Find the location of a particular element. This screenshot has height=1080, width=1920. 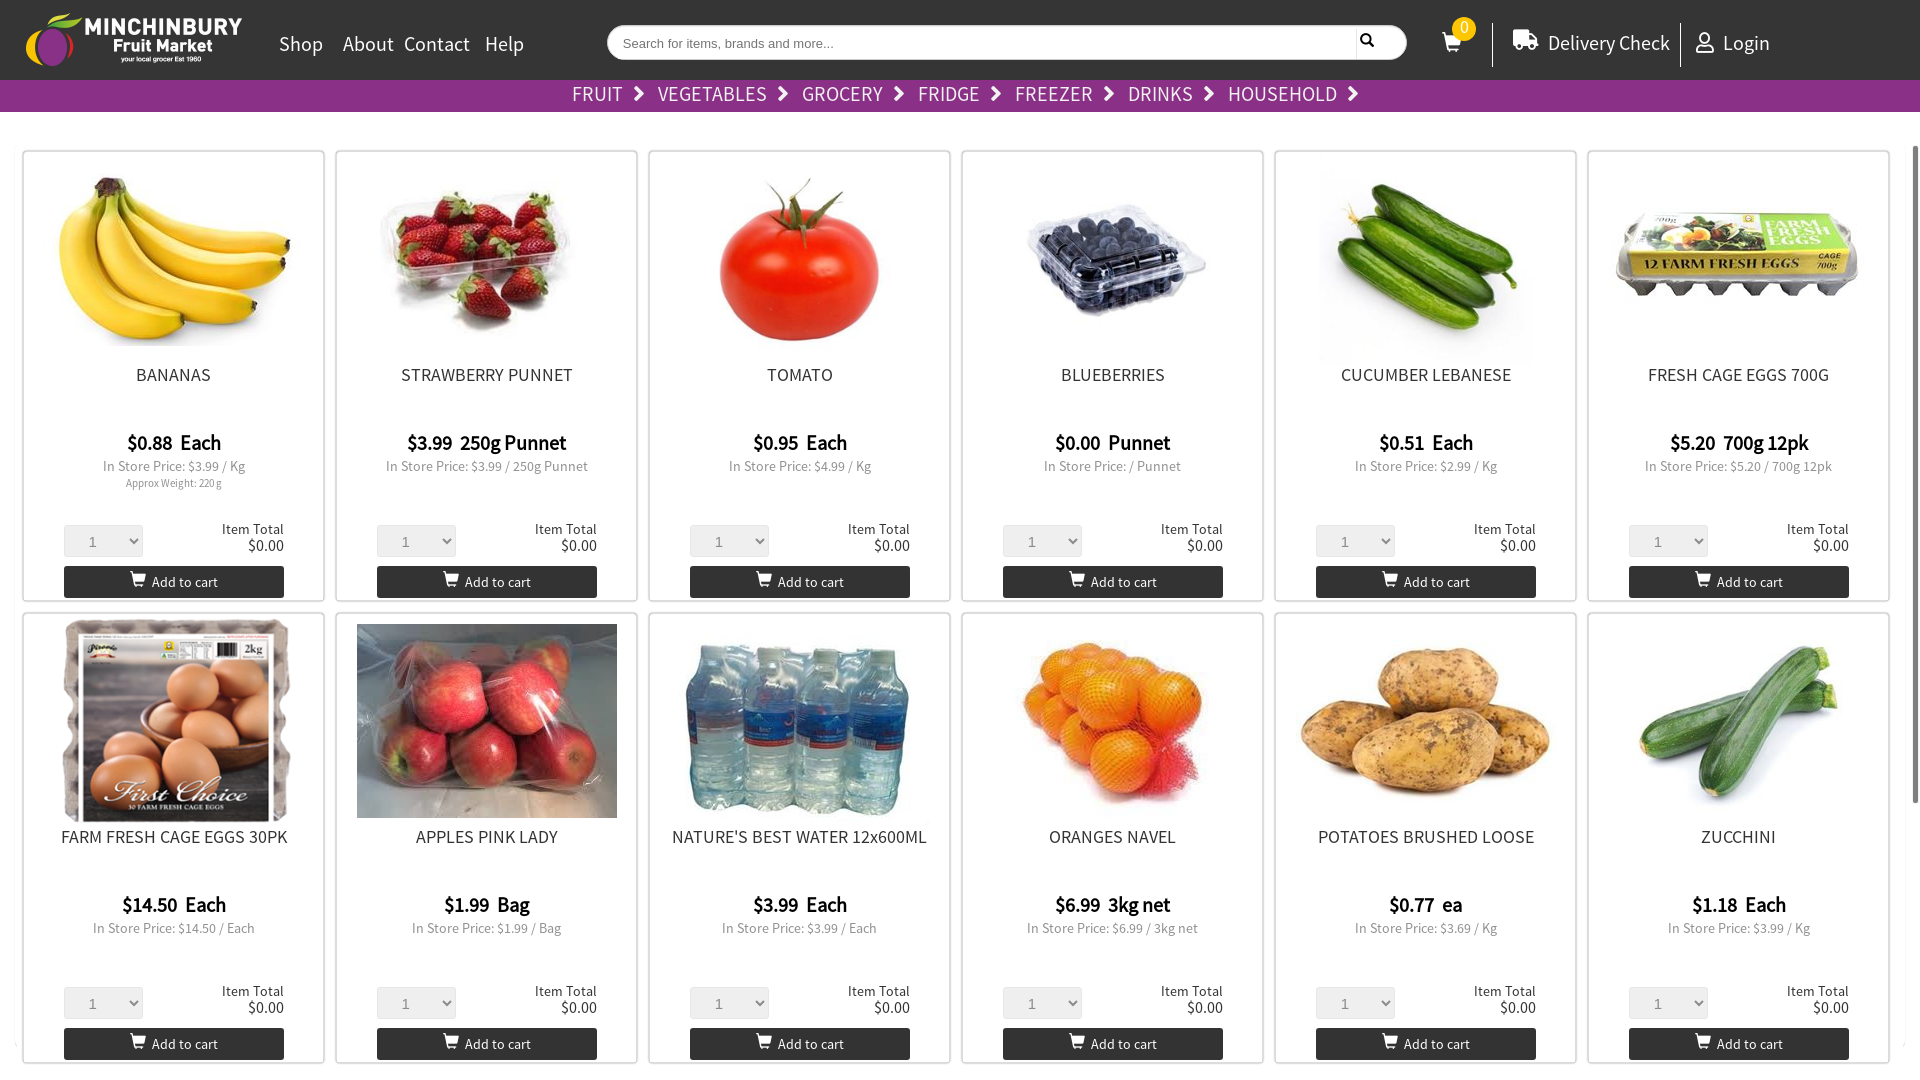

'Login' is located at coordinates (1731, 42).